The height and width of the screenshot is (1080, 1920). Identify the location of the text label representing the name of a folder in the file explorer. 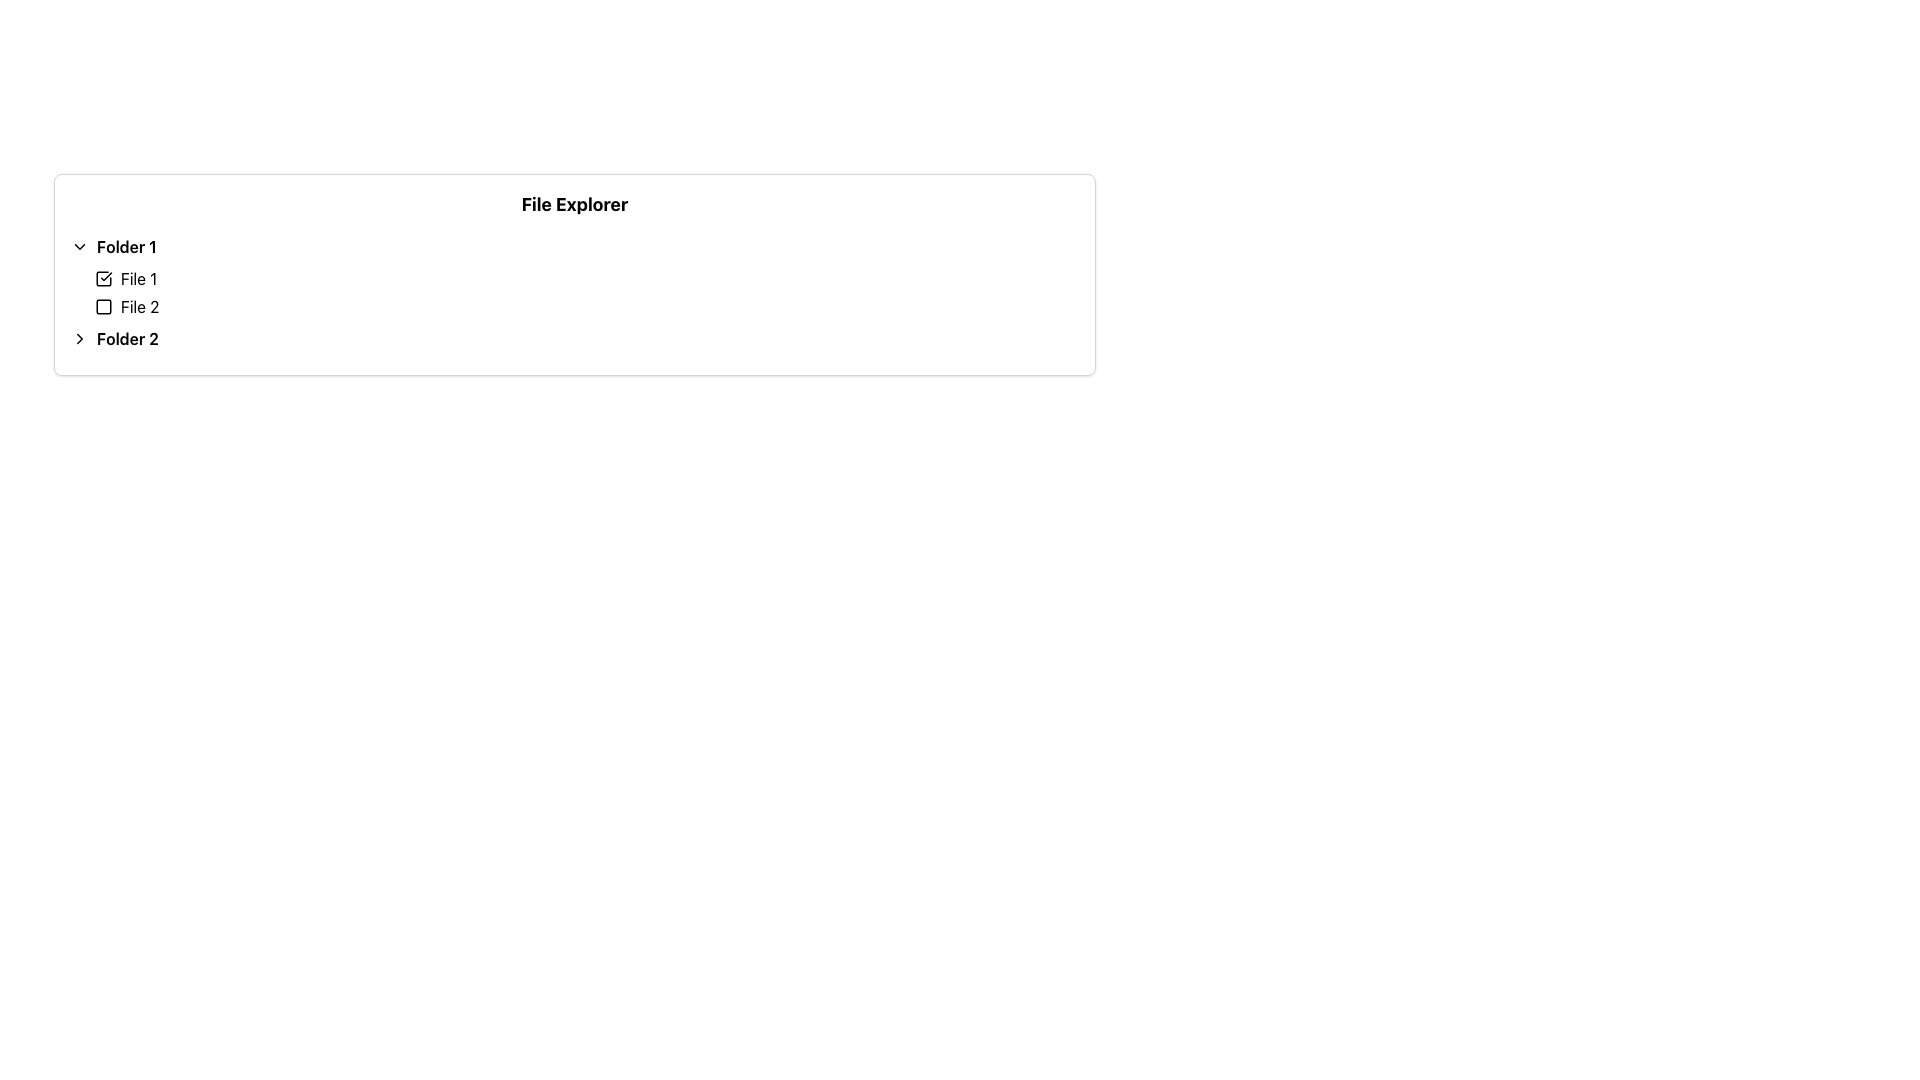
(125, 245).